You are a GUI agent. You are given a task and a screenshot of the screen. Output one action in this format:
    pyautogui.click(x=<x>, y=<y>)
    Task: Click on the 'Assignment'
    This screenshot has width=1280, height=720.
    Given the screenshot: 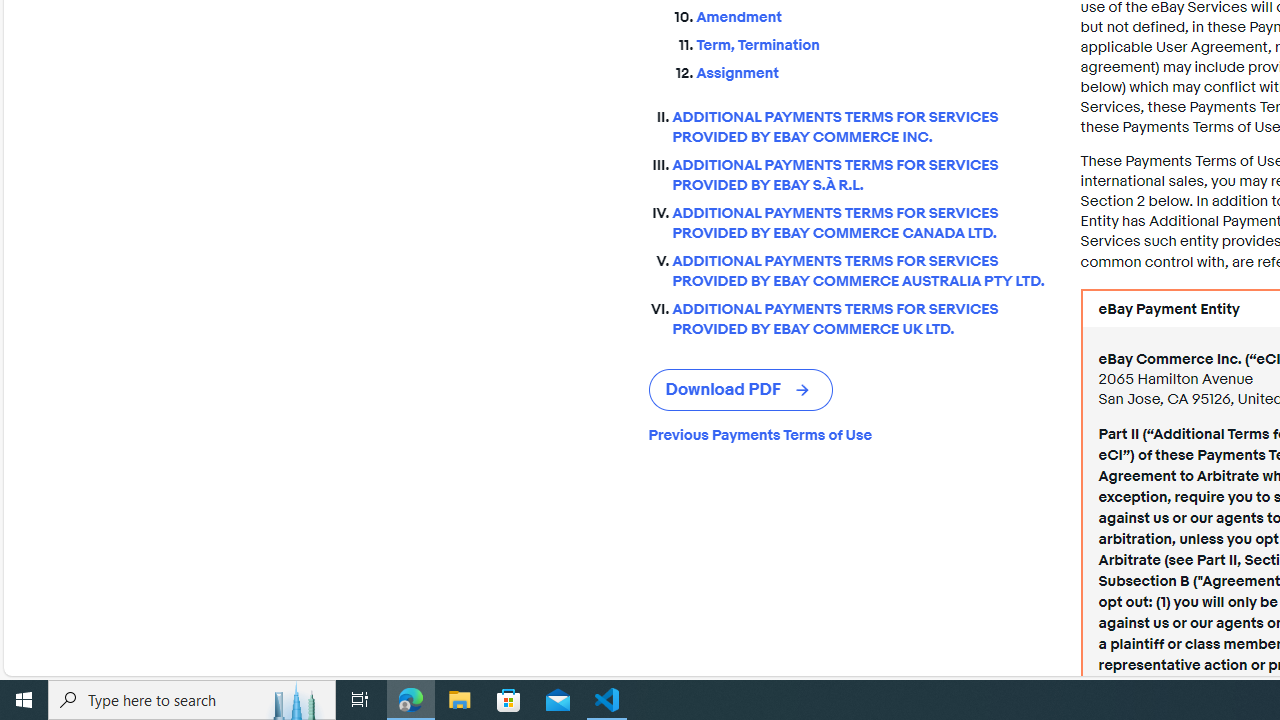 What is the action you would take?
    pyautogui.click(x=872, y=68)
    